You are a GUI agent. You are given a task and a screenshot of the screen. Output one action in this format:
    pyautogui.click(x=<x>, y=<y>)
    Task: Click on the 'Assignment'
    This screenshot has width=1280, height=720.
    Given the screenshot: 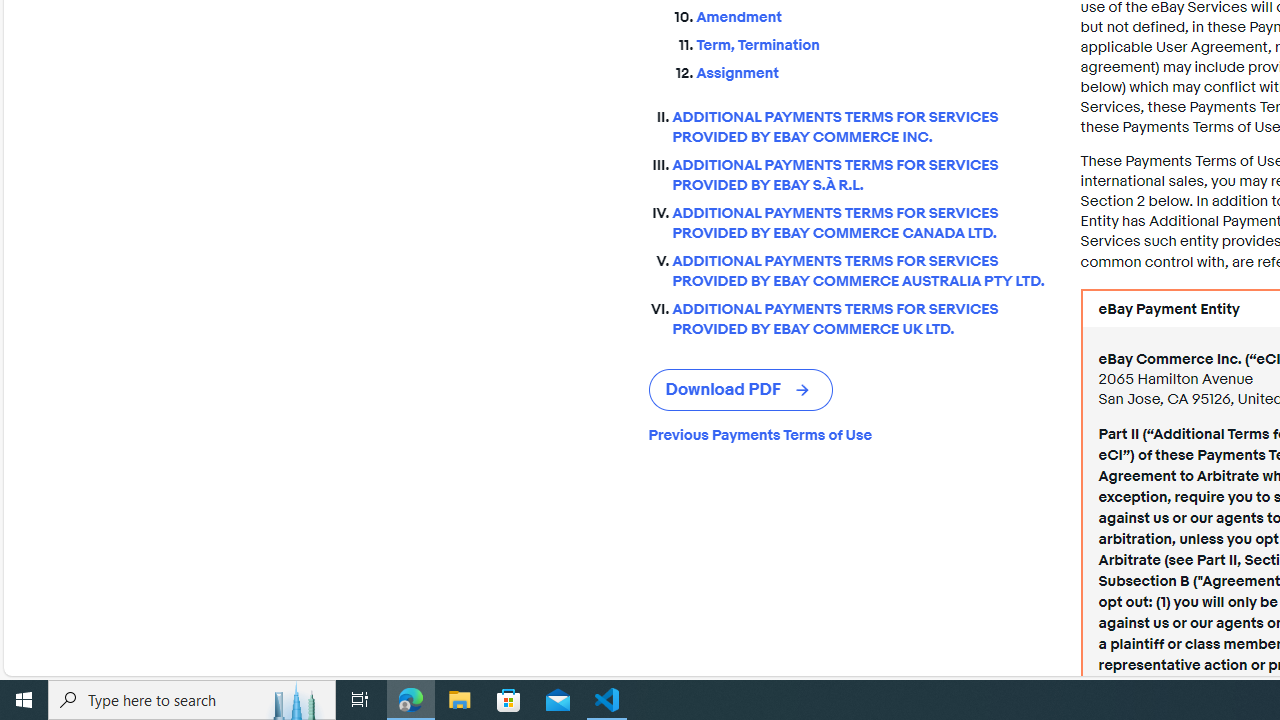 What is the action you would take?
    pyautogui.click(x=872, y=68)
    